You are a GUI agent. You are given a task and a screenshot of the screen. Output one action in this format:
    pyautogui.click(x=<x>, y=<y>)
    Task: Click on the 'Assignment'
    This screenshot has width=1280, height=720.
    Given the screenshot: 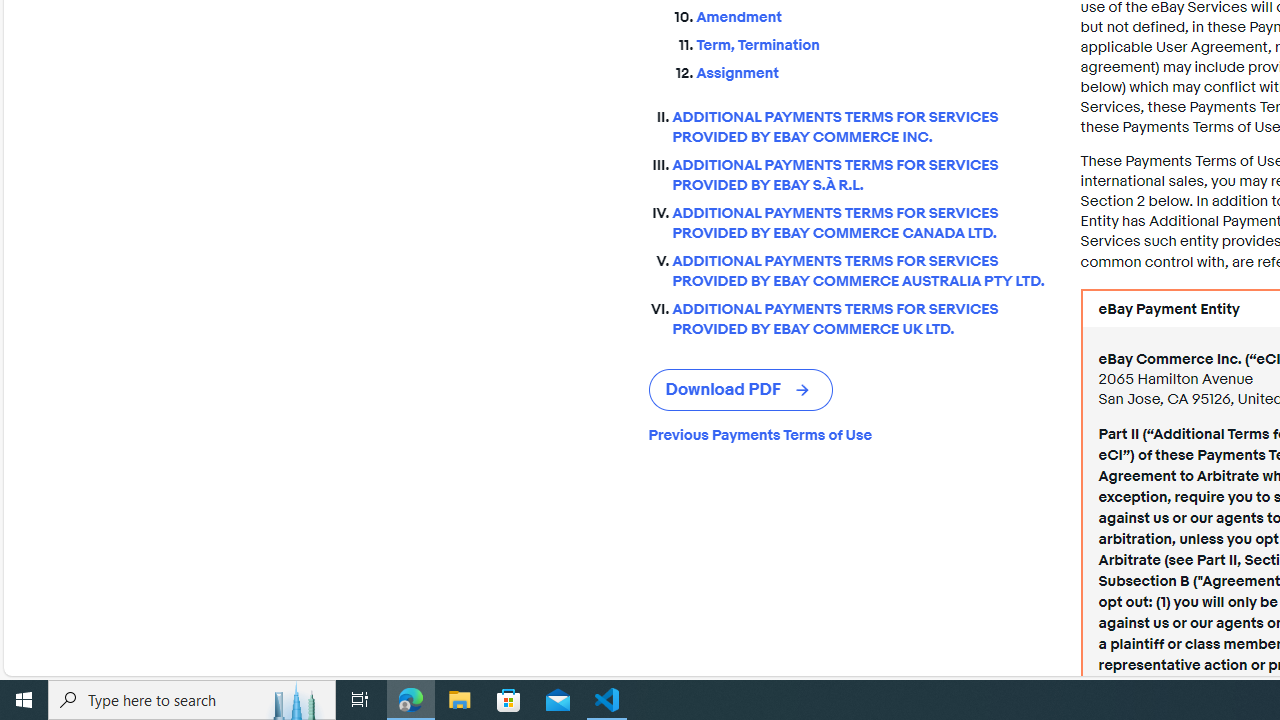 What is the action you would take?
    pyautogui.click(x=872, y=68)
    